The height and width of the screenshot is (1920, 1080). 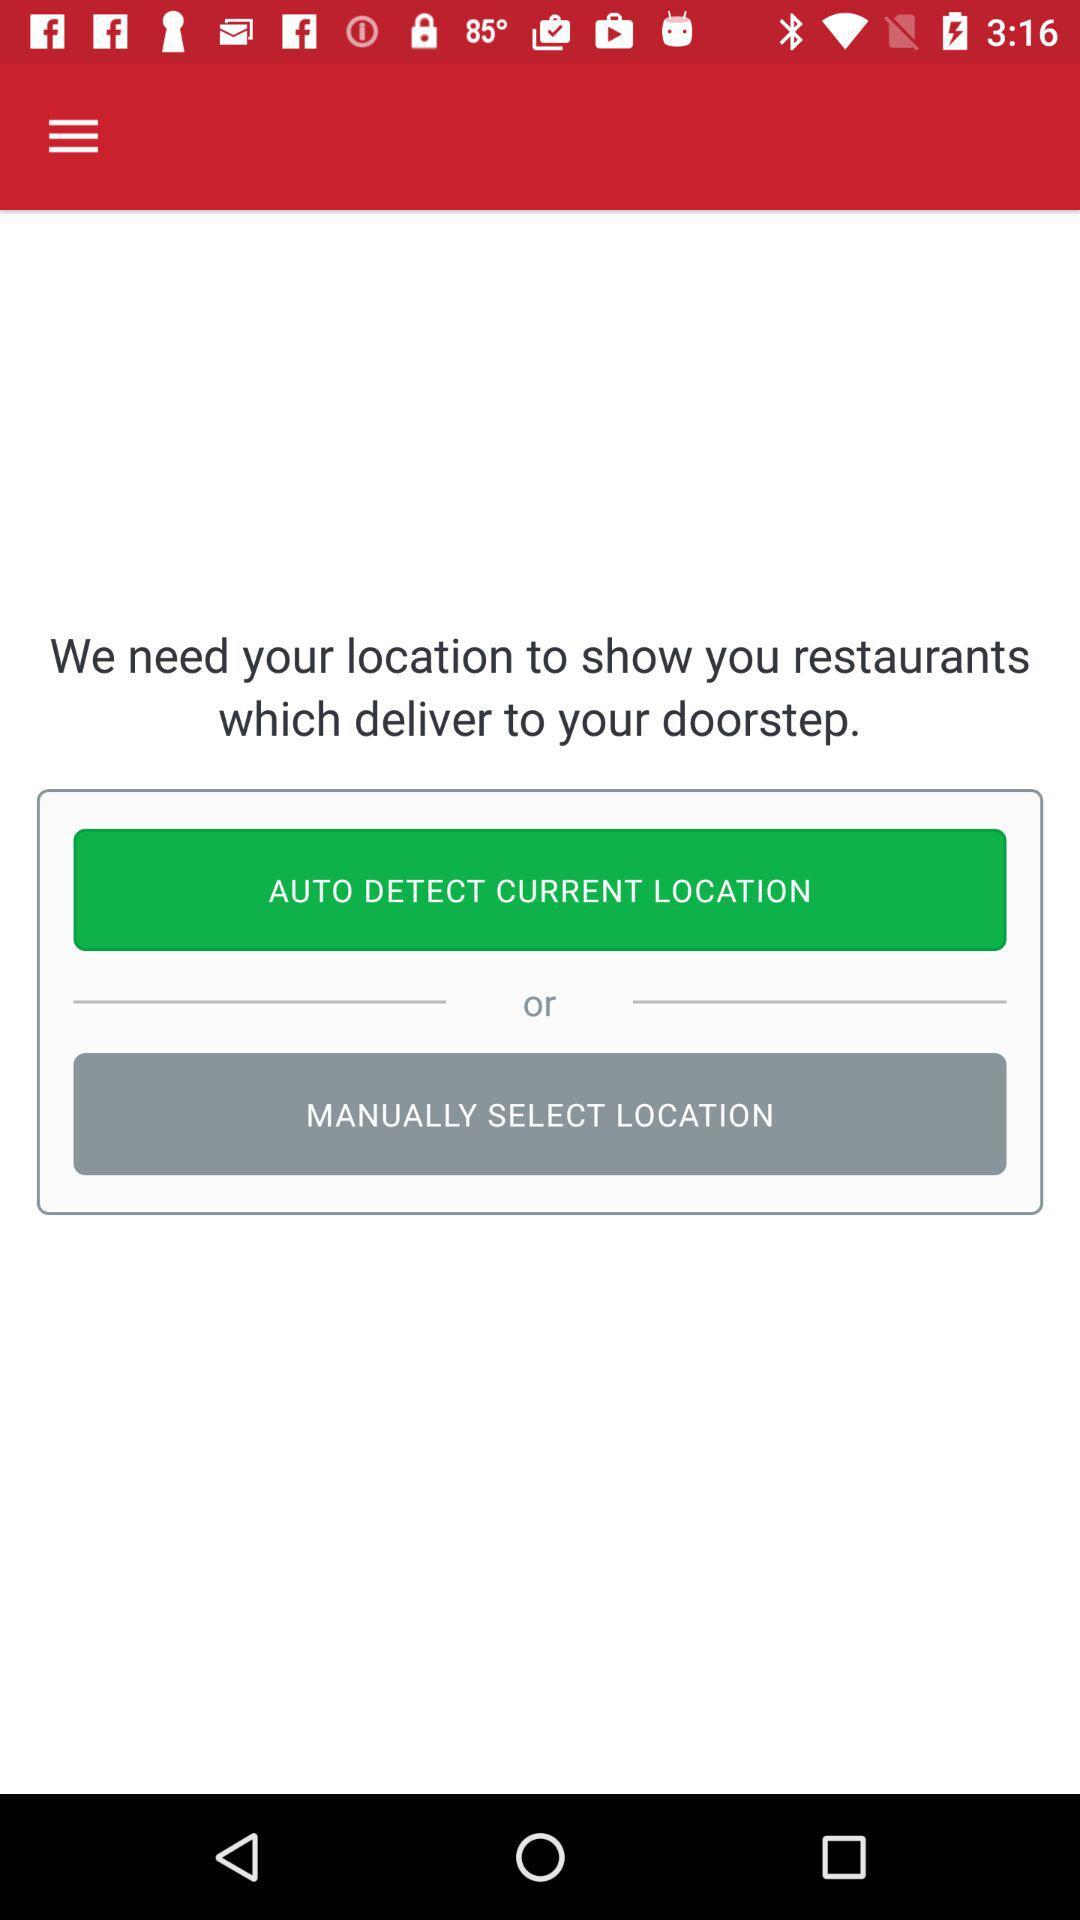 What do you see at coordinates (540, 888) in the screenshot?
I see `the icon below we need your` at bounding box center [540, 888].